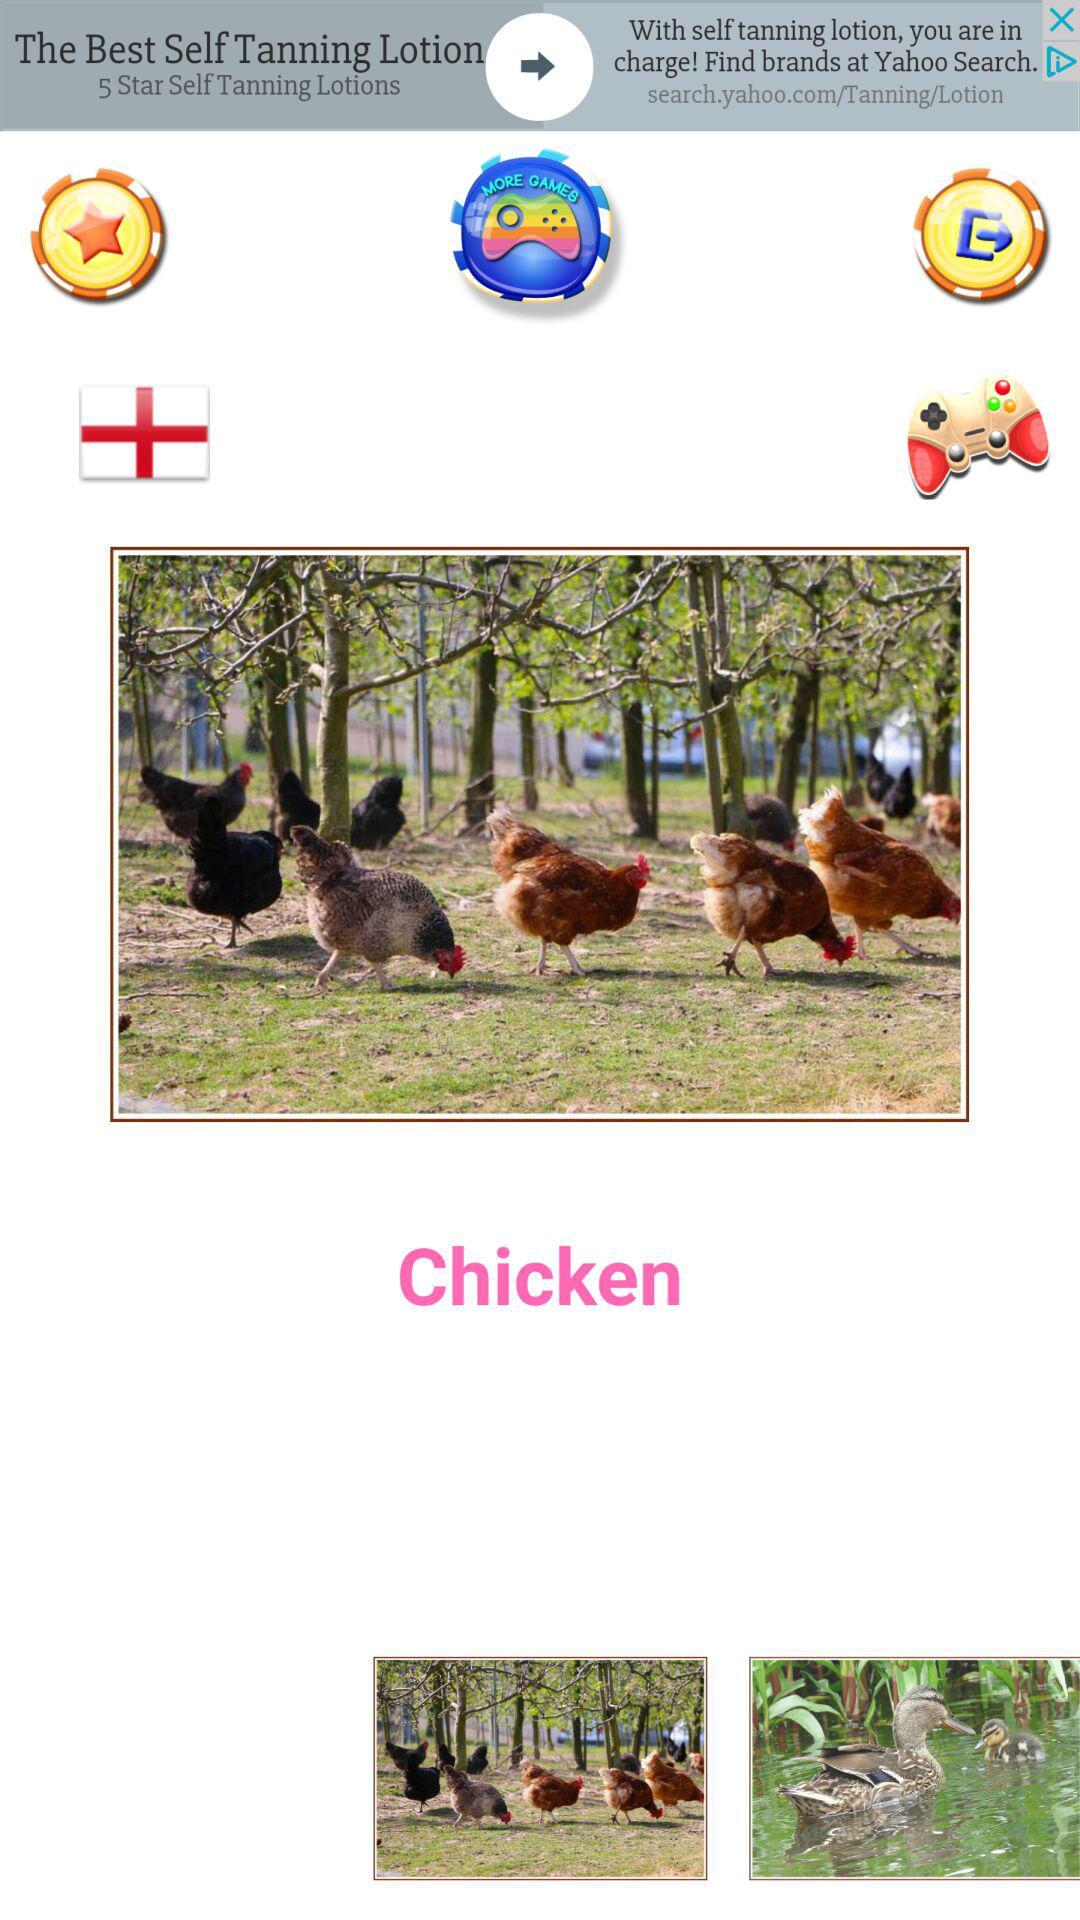 Image resolution: width=1080 pixels, height=1920 pixels. I want to click on play, so click(974, 432).